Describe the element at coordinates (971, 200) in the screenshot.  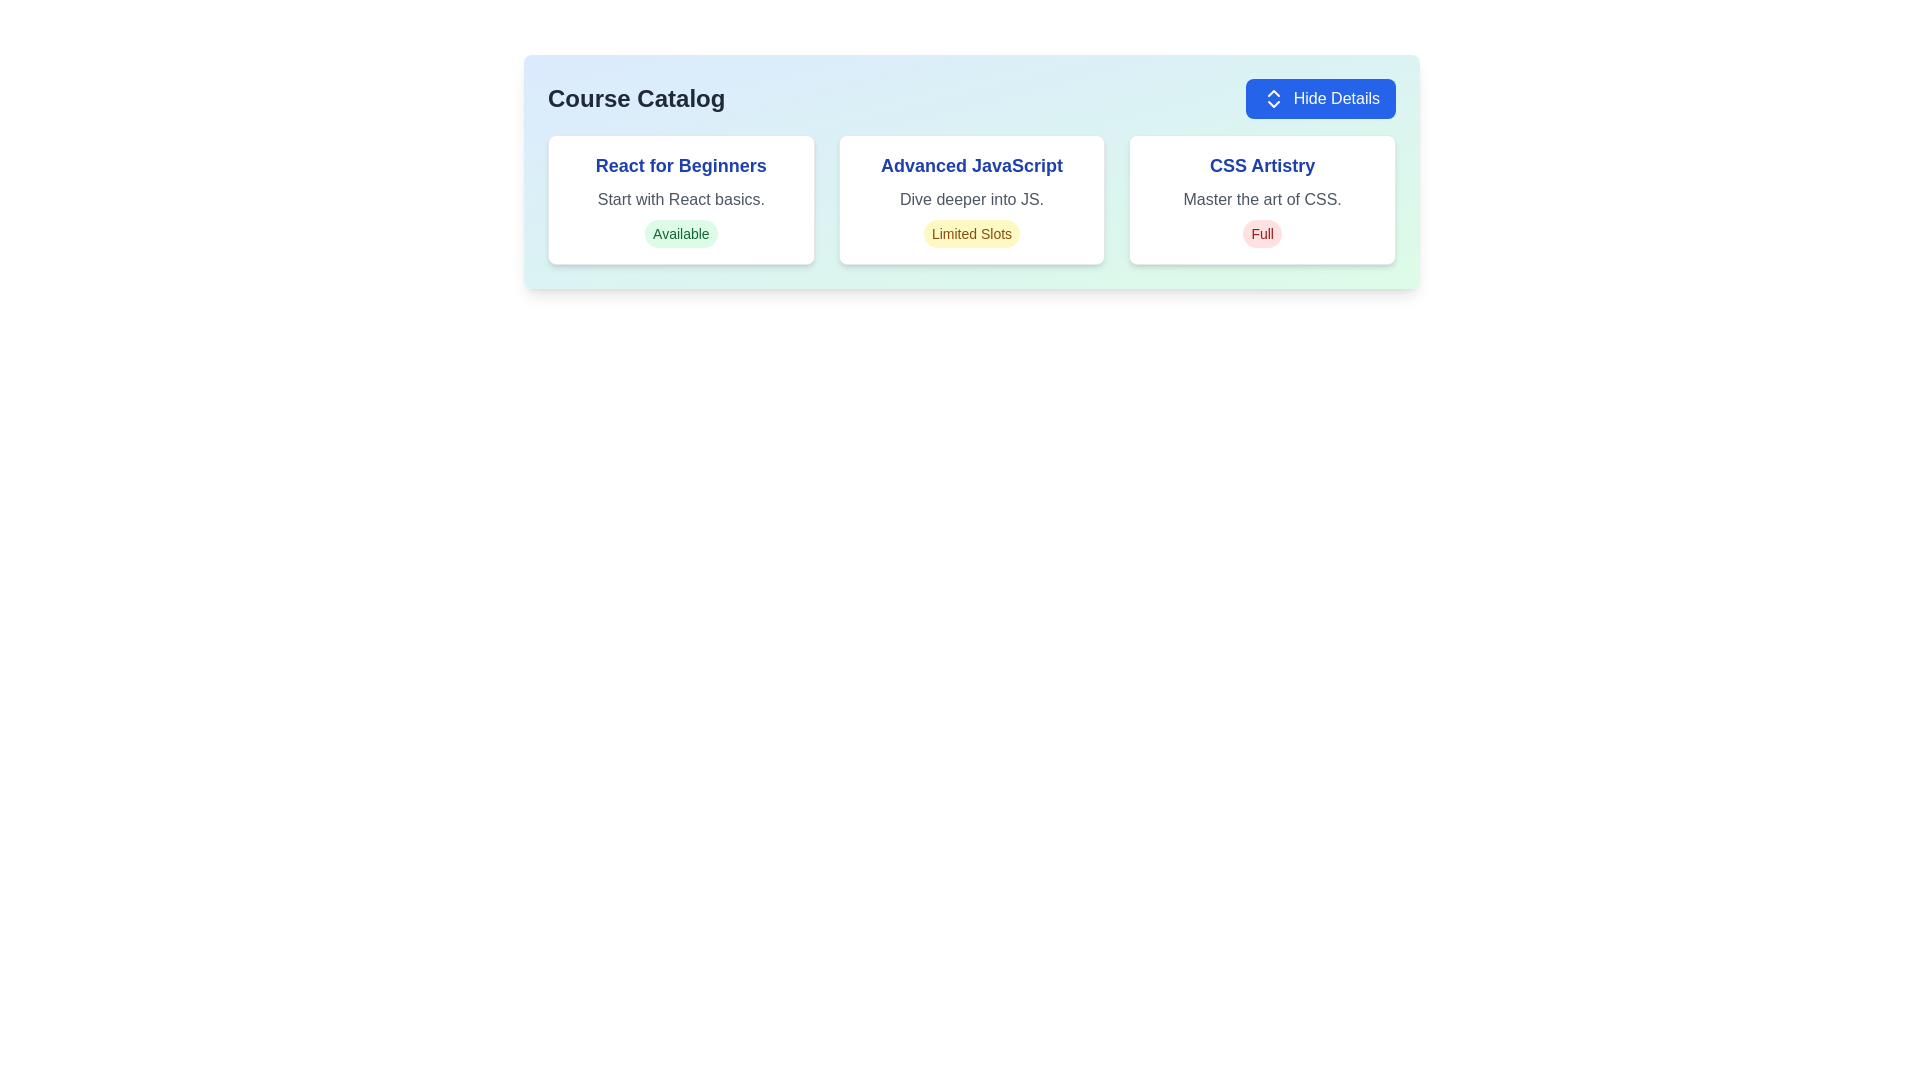
I see `the text 'Dive deeper into JS.' which is styled in gray, located within the 'Advanced JavaScript' card, positioned below the header and above the 'Limited Slots' badge` at that location.